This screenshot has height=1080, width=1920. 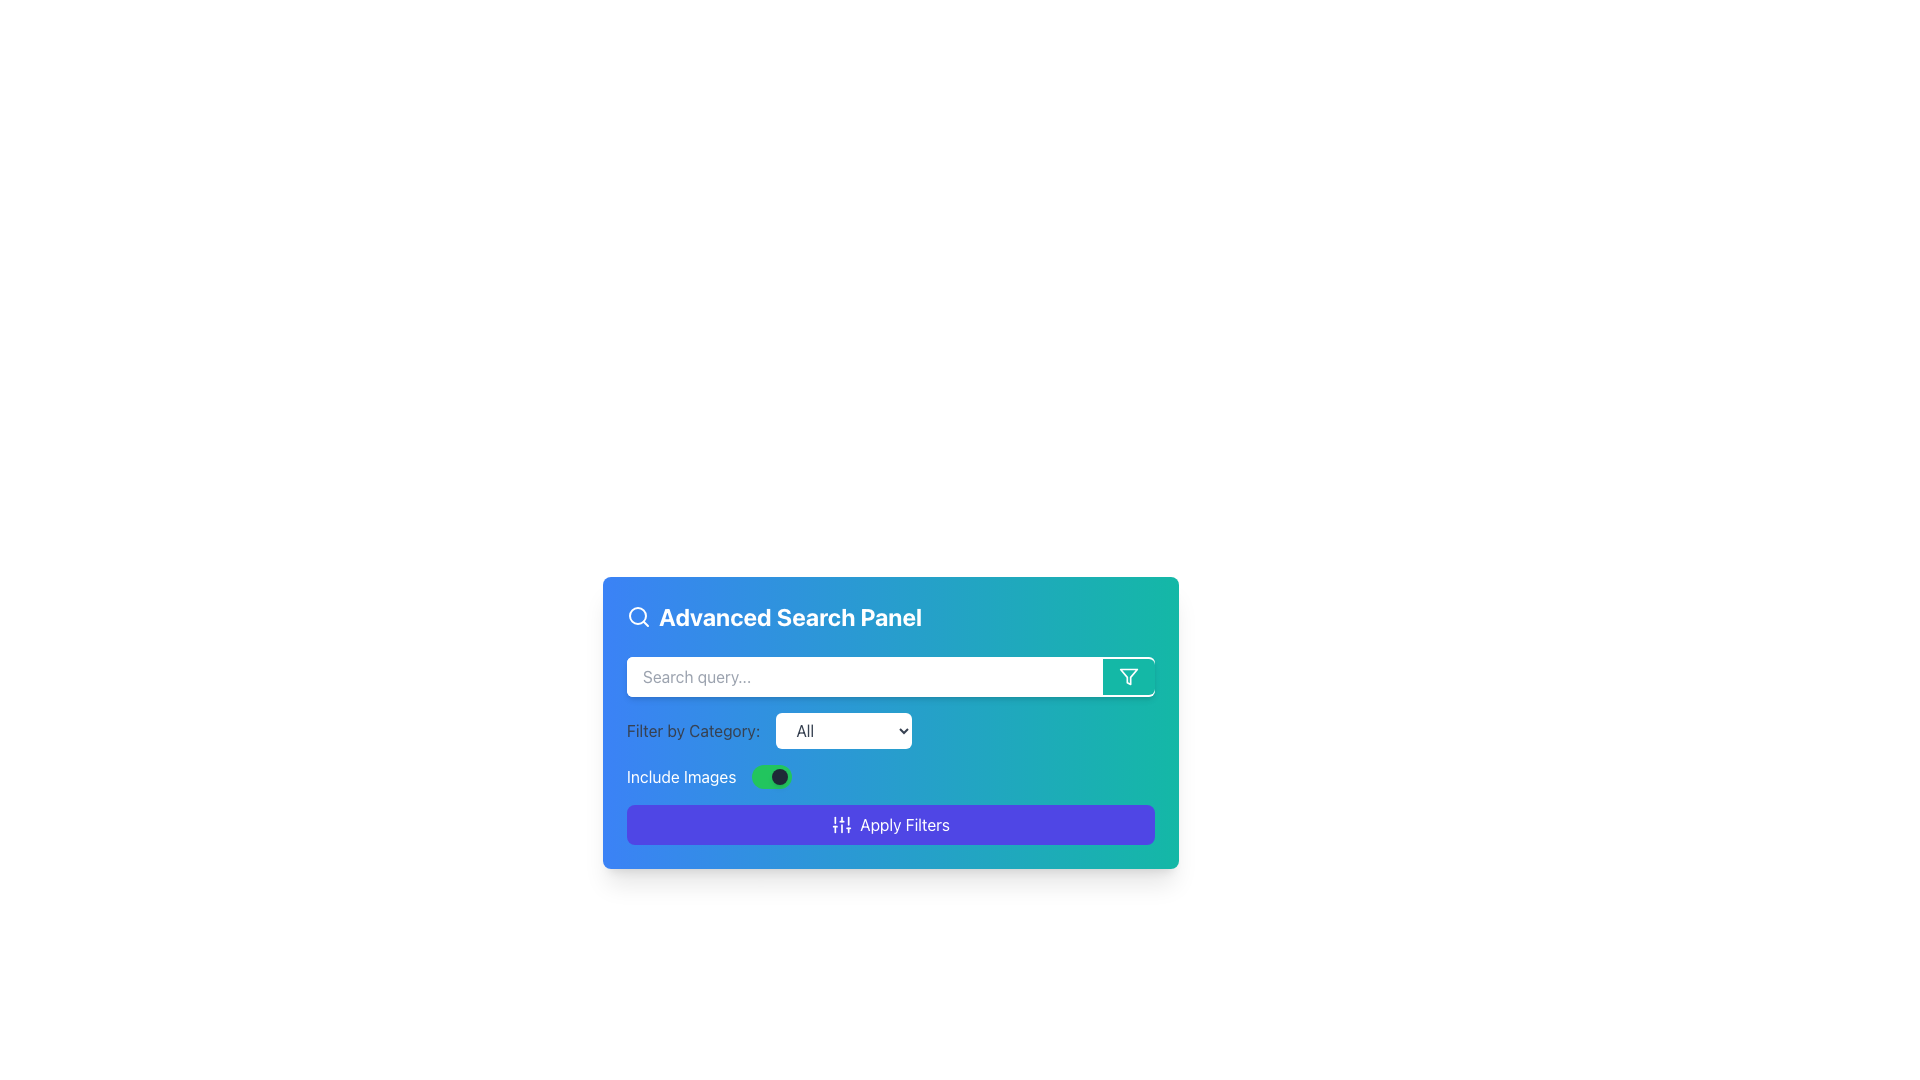 I want to click on the toggle switch labeled 'Include Images', so click(x=890, y=775).